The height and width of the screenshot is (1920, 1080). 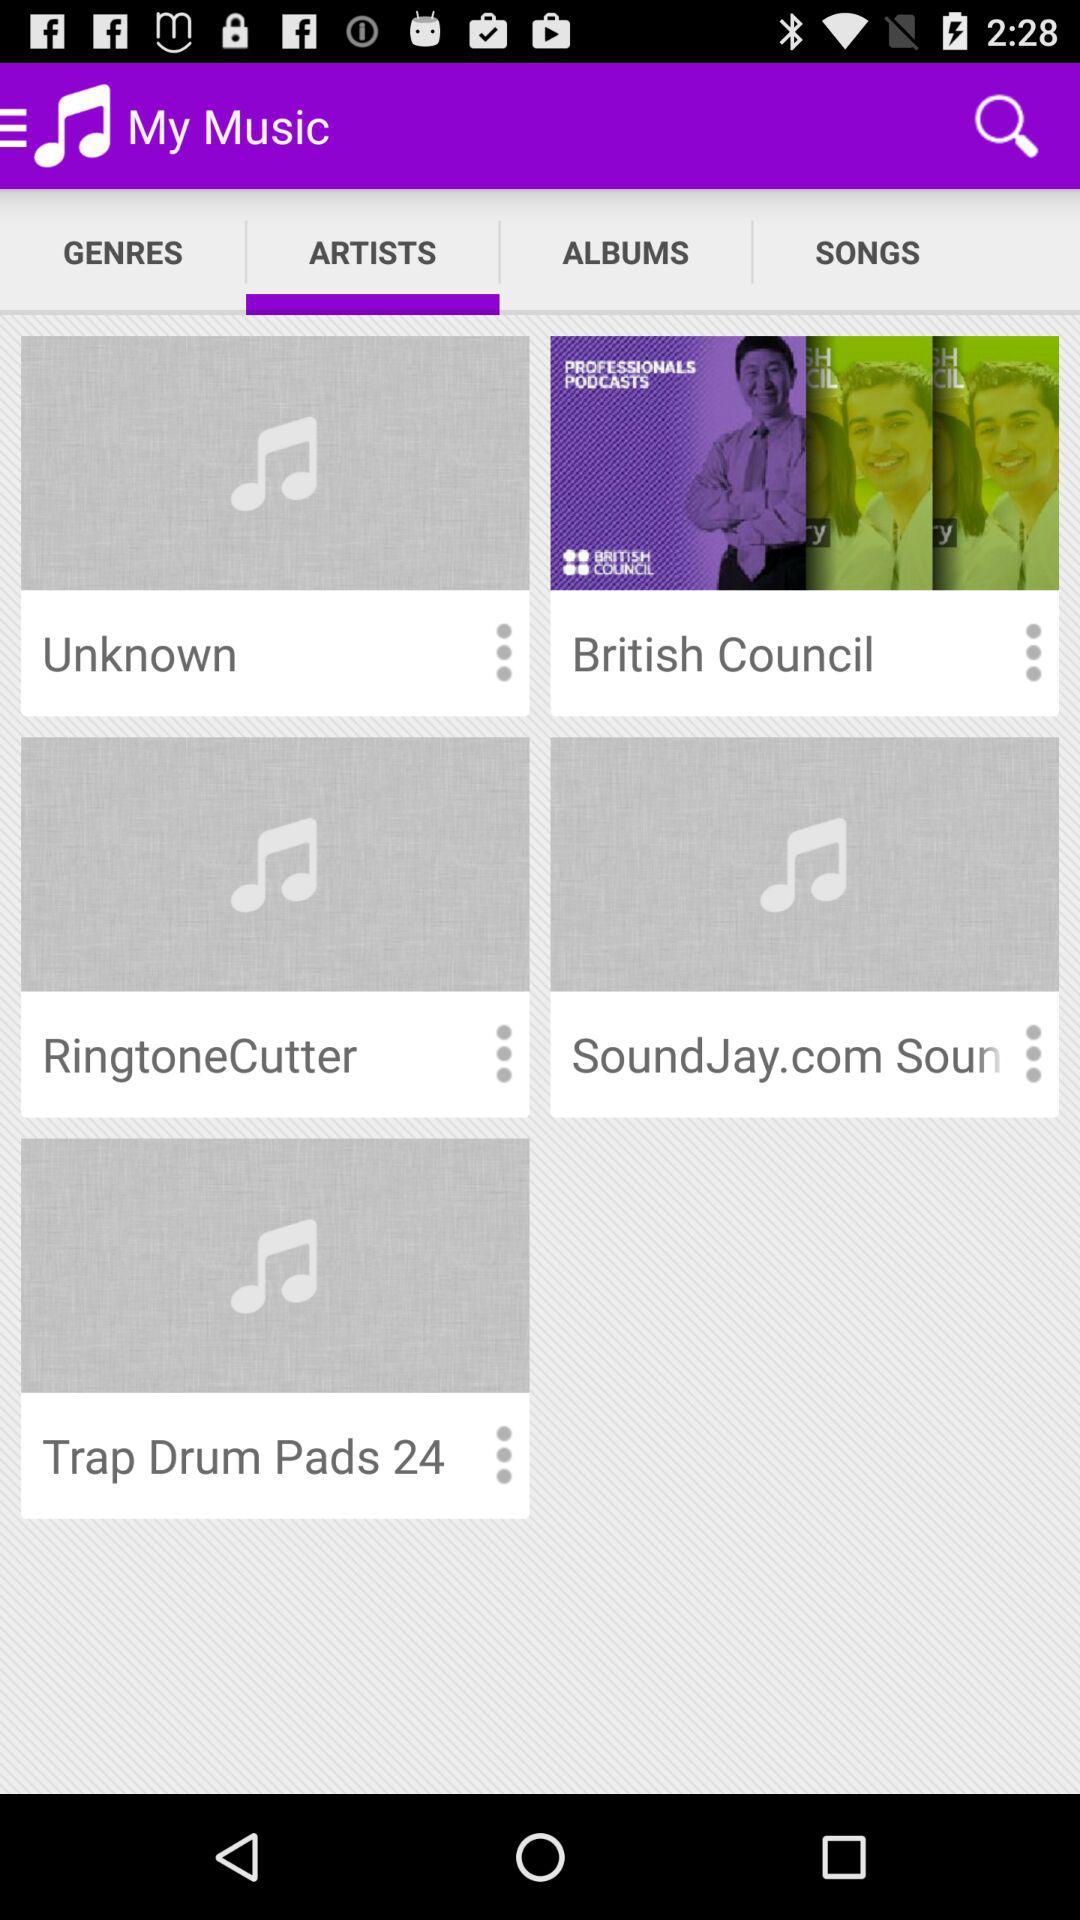 I want to click on more options, so click(x=502, y=1053).